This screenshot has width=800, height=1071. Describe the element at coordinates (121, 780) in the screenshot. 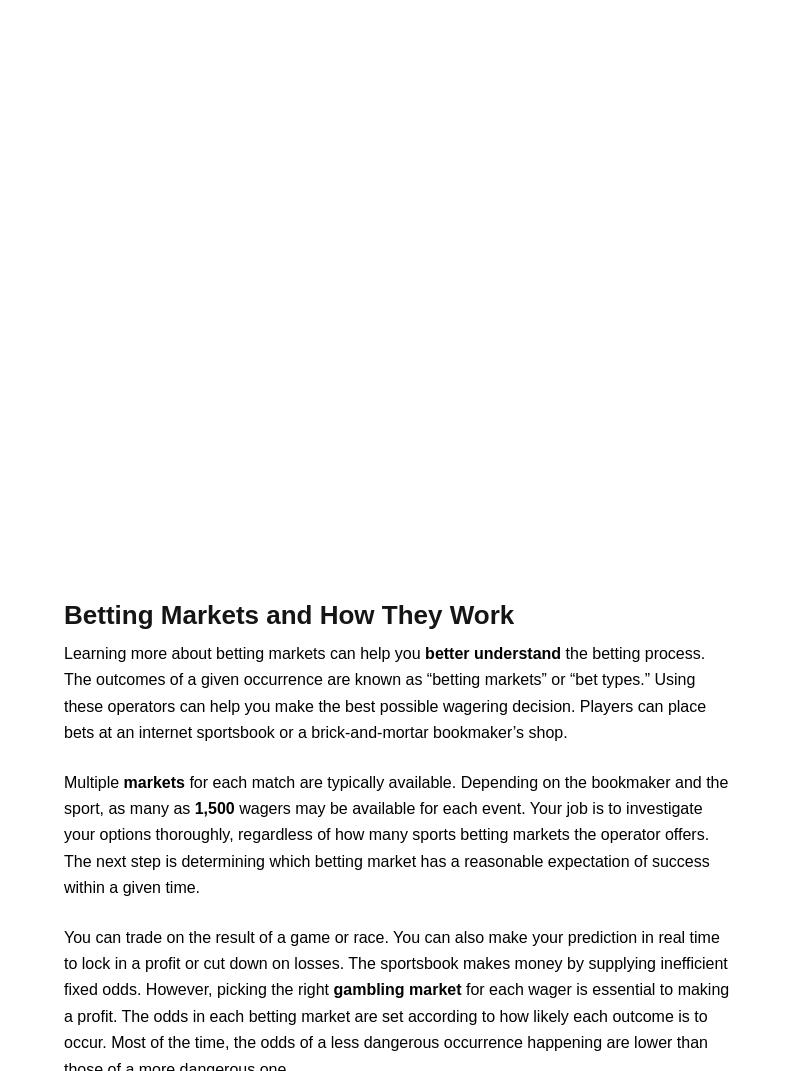

I see `'markets'` at that location.